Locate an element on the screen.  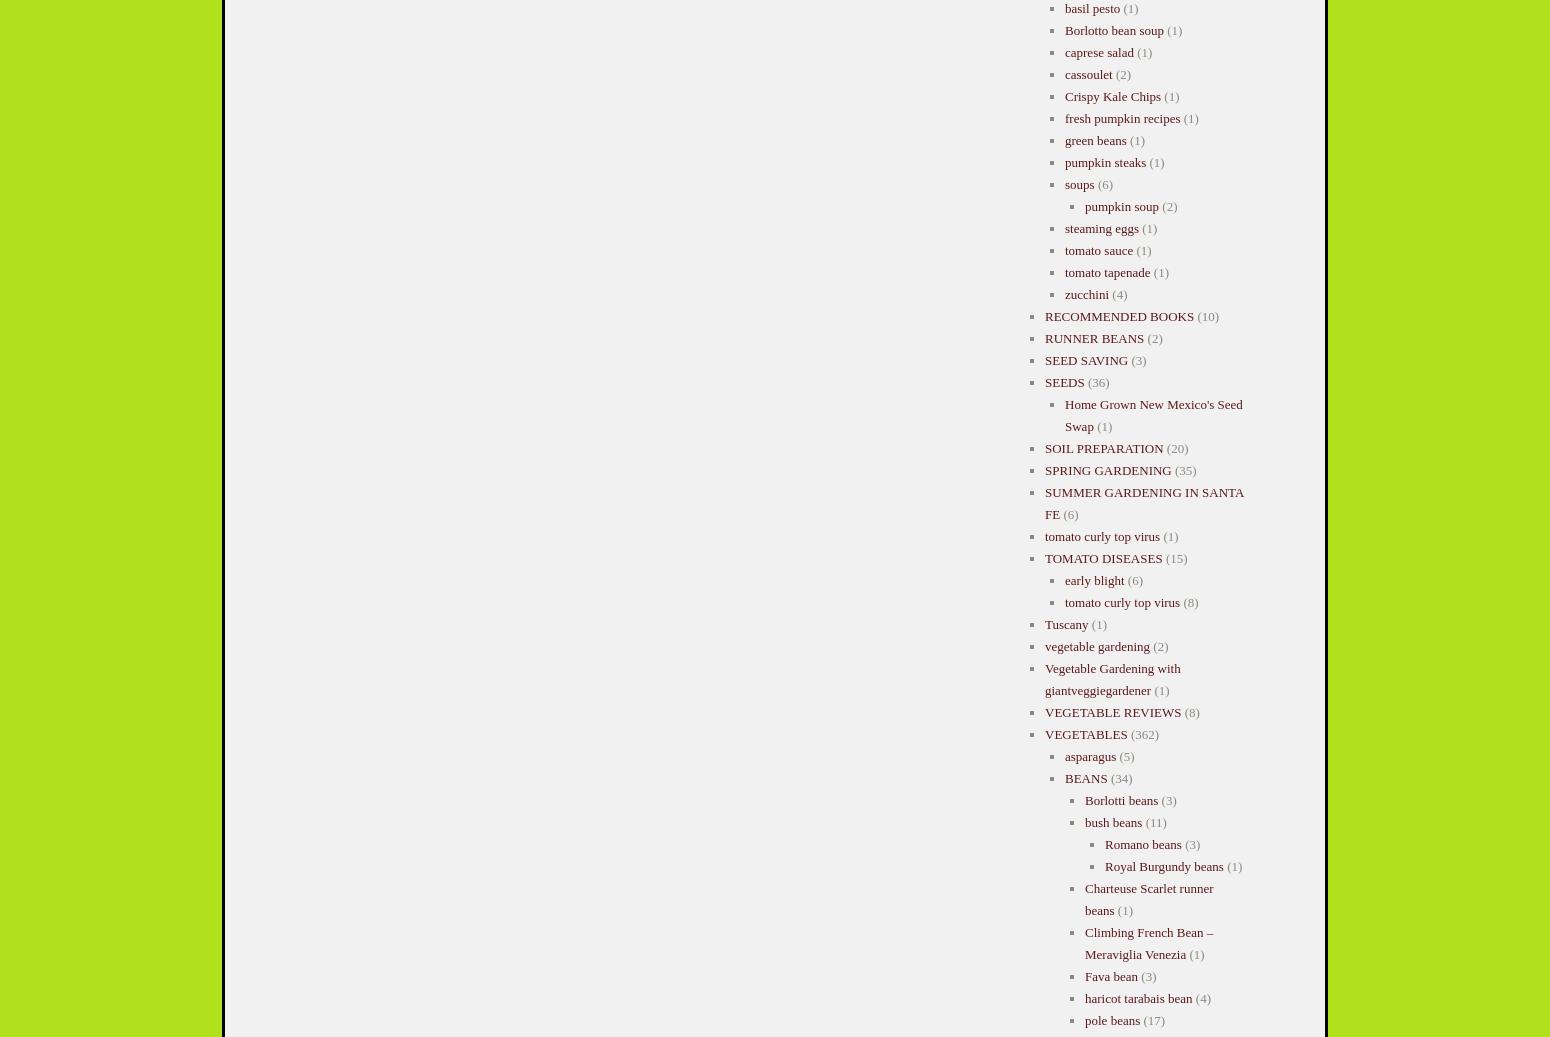
'caprese salad' is located at coordinates (1097, 51).